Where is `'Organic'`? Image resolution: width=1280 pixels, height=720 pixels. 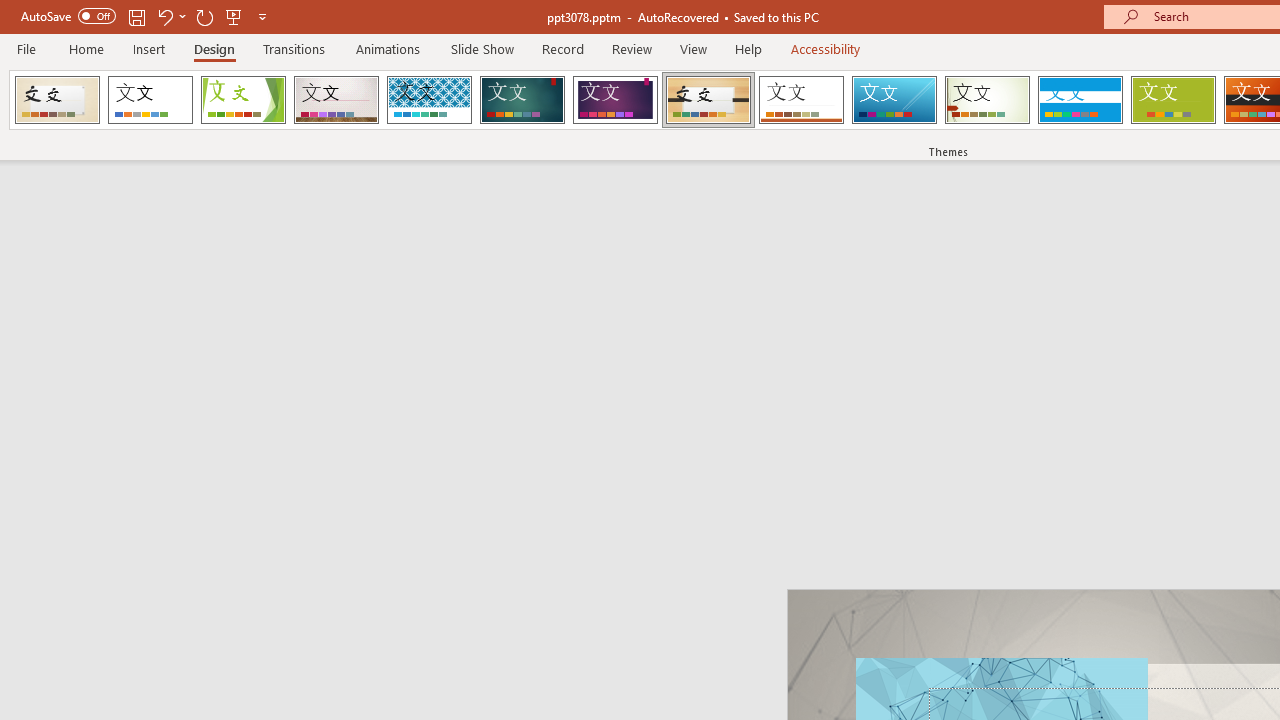 'Organic' is located at coordinates (708, 100).